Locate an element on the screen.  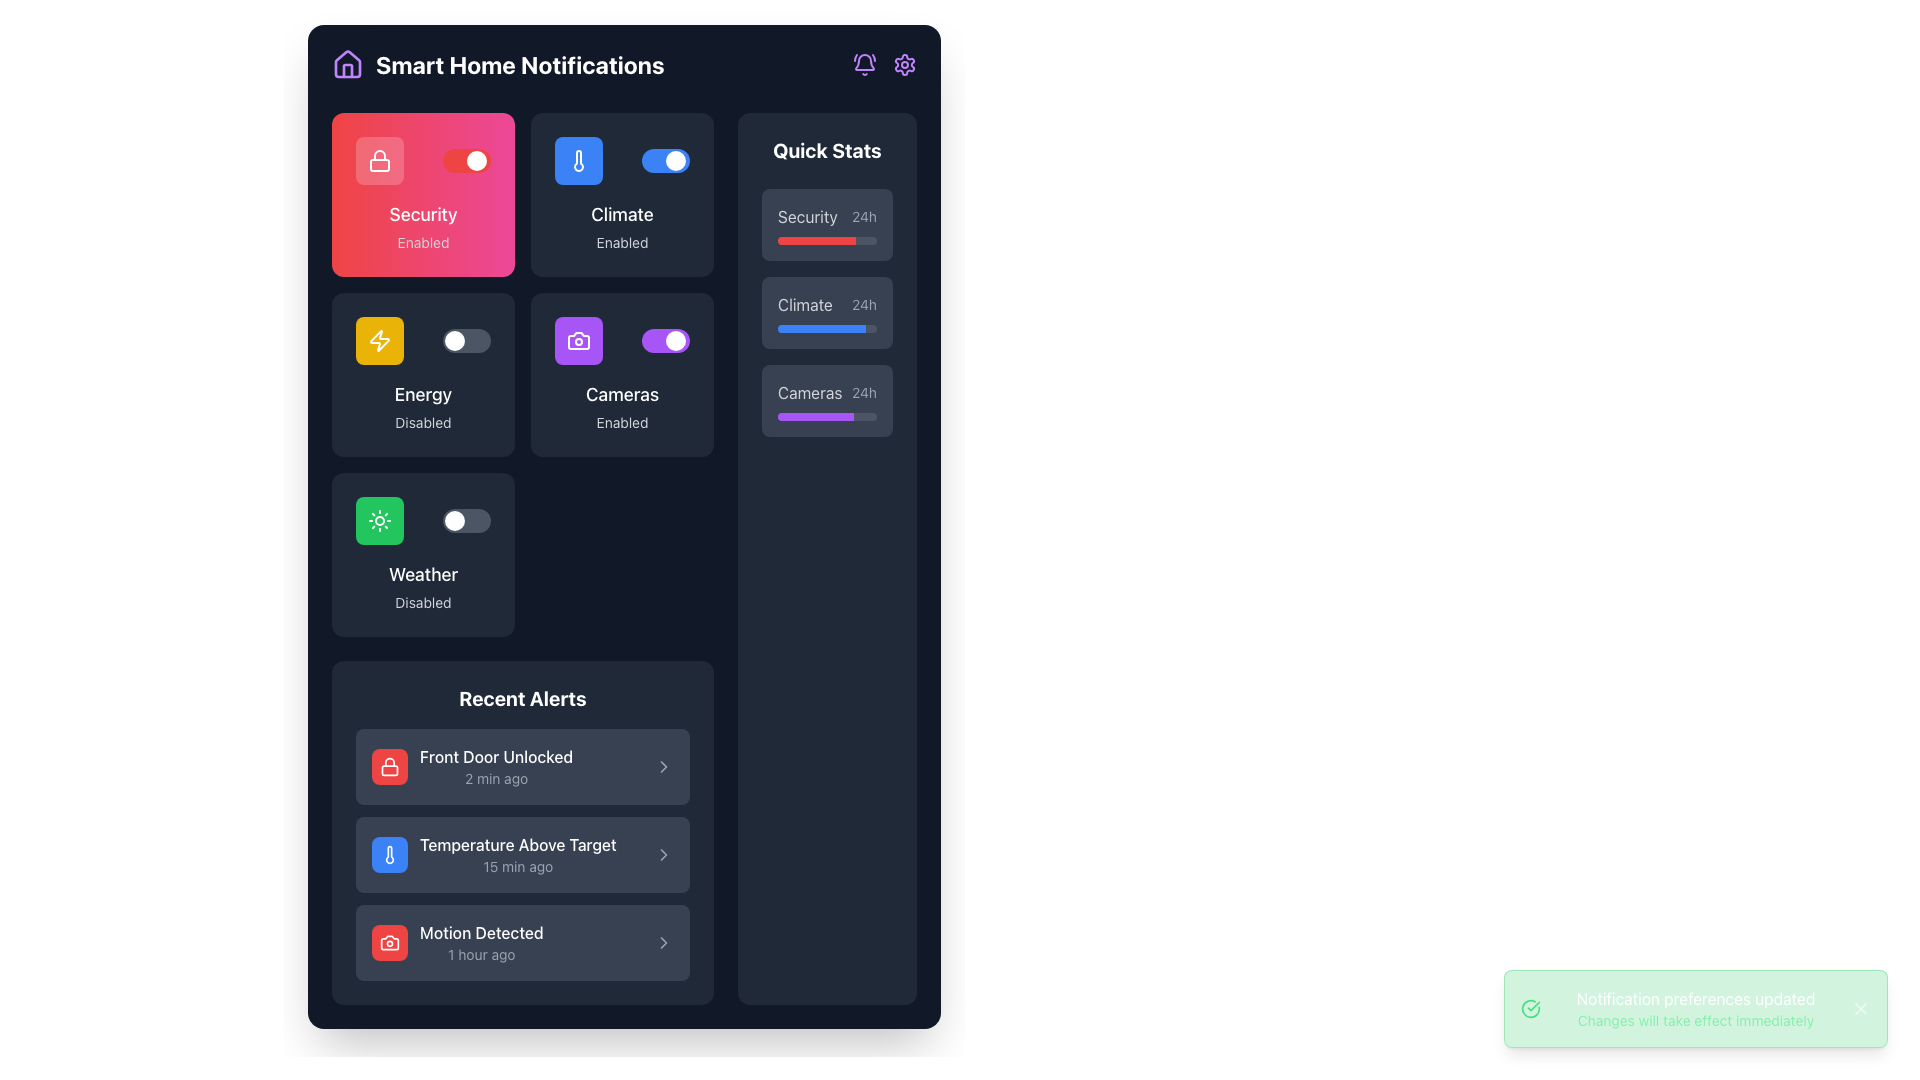
the static text indicating '24h' in the 'Security' section located in the upper-right corner of the main panel within the 'Quick Stats' column is located at coordinates (864, 216).